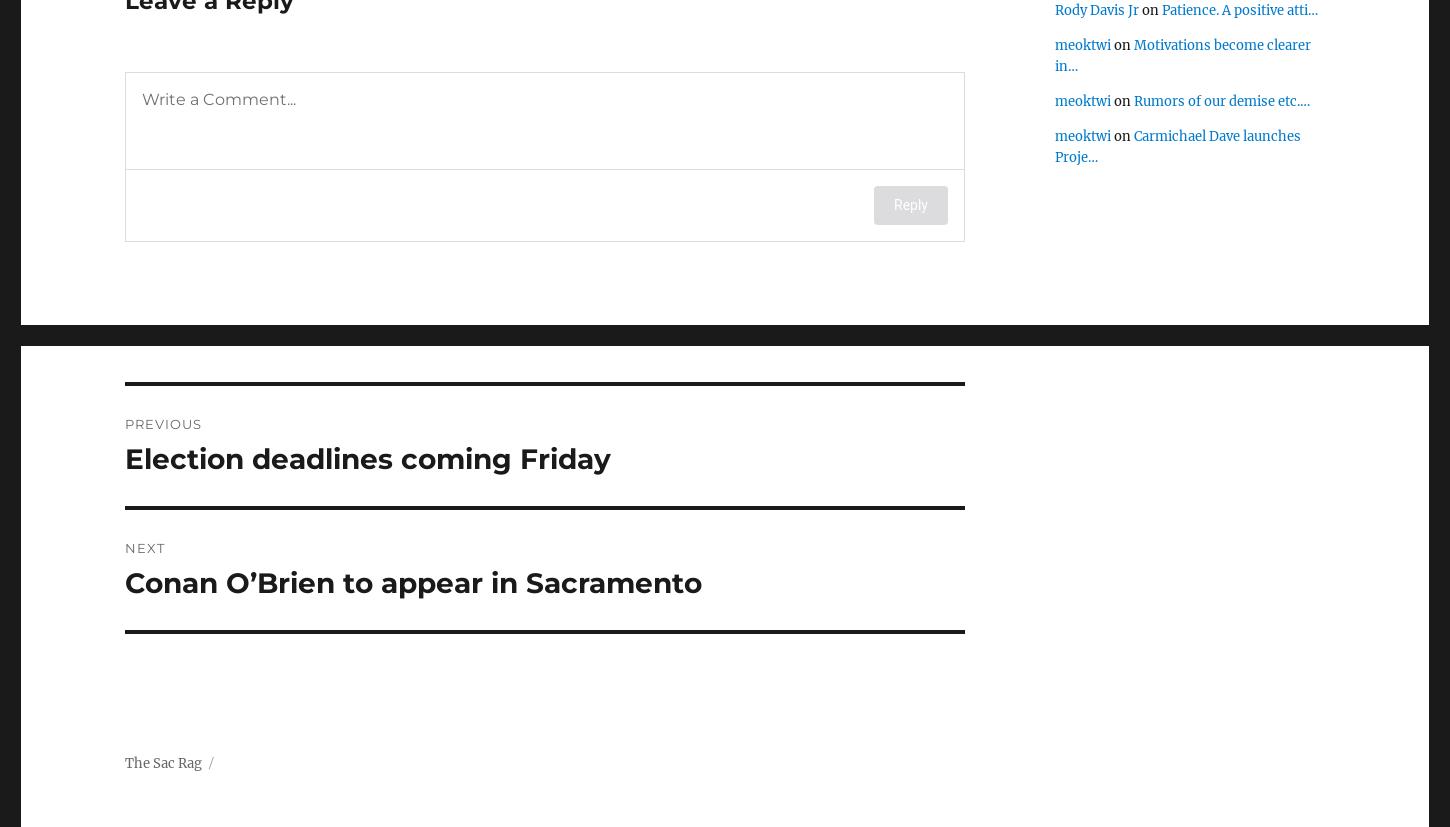 The width and height of the screenshot is (1450, 827). What do you see at coordinates (1055, 54) in the screenshot?
I see `'Motivations become clearer in…'` at bounding box center [1055, 54].